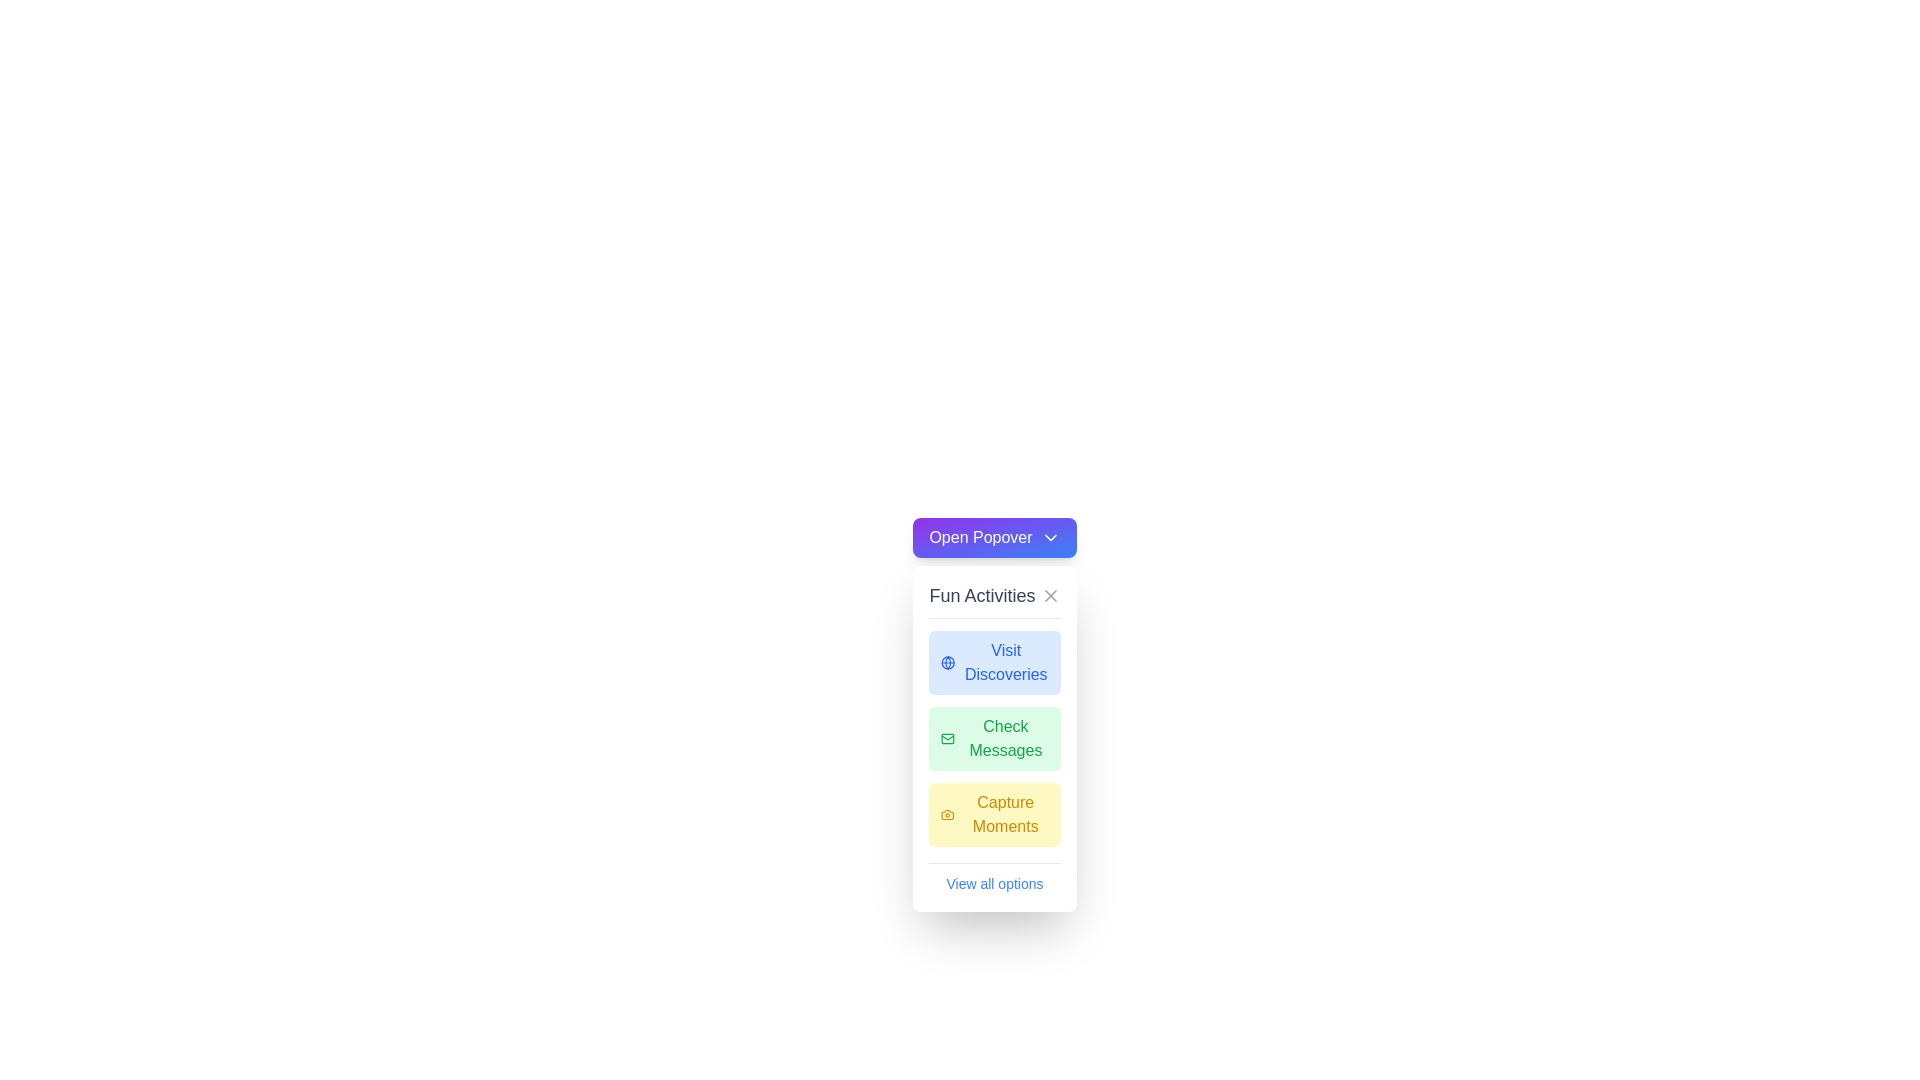 The width and height of the screenshot is (1920, 1080). What do you see at coordinates (947, 663) in the screenshot?
I see `the 'Visit Discoveries' button which contains the globe icon to interact with it indirectly` at bounding box center [947, 663].